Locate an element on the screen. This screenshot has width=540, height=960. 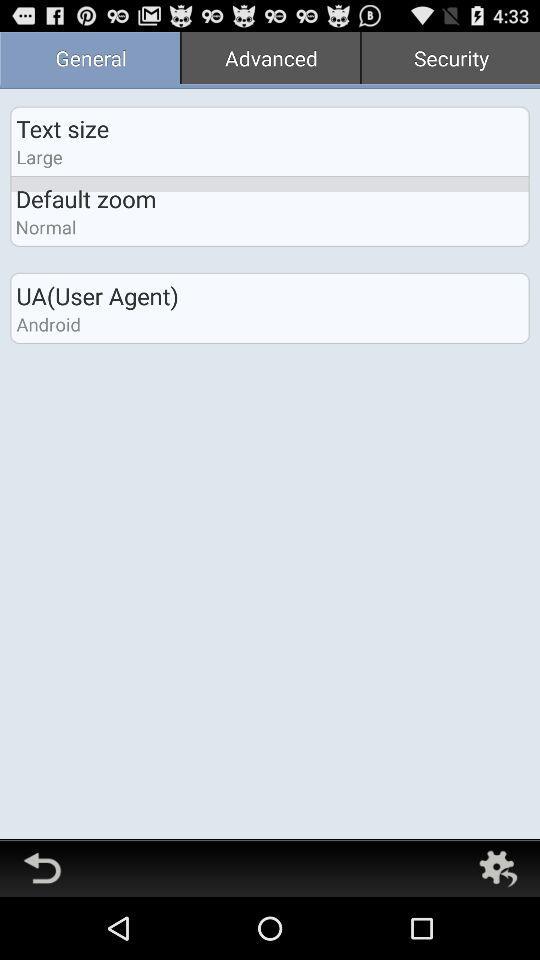
the app above ua(user agent) item is located at coordinates (270, 59).